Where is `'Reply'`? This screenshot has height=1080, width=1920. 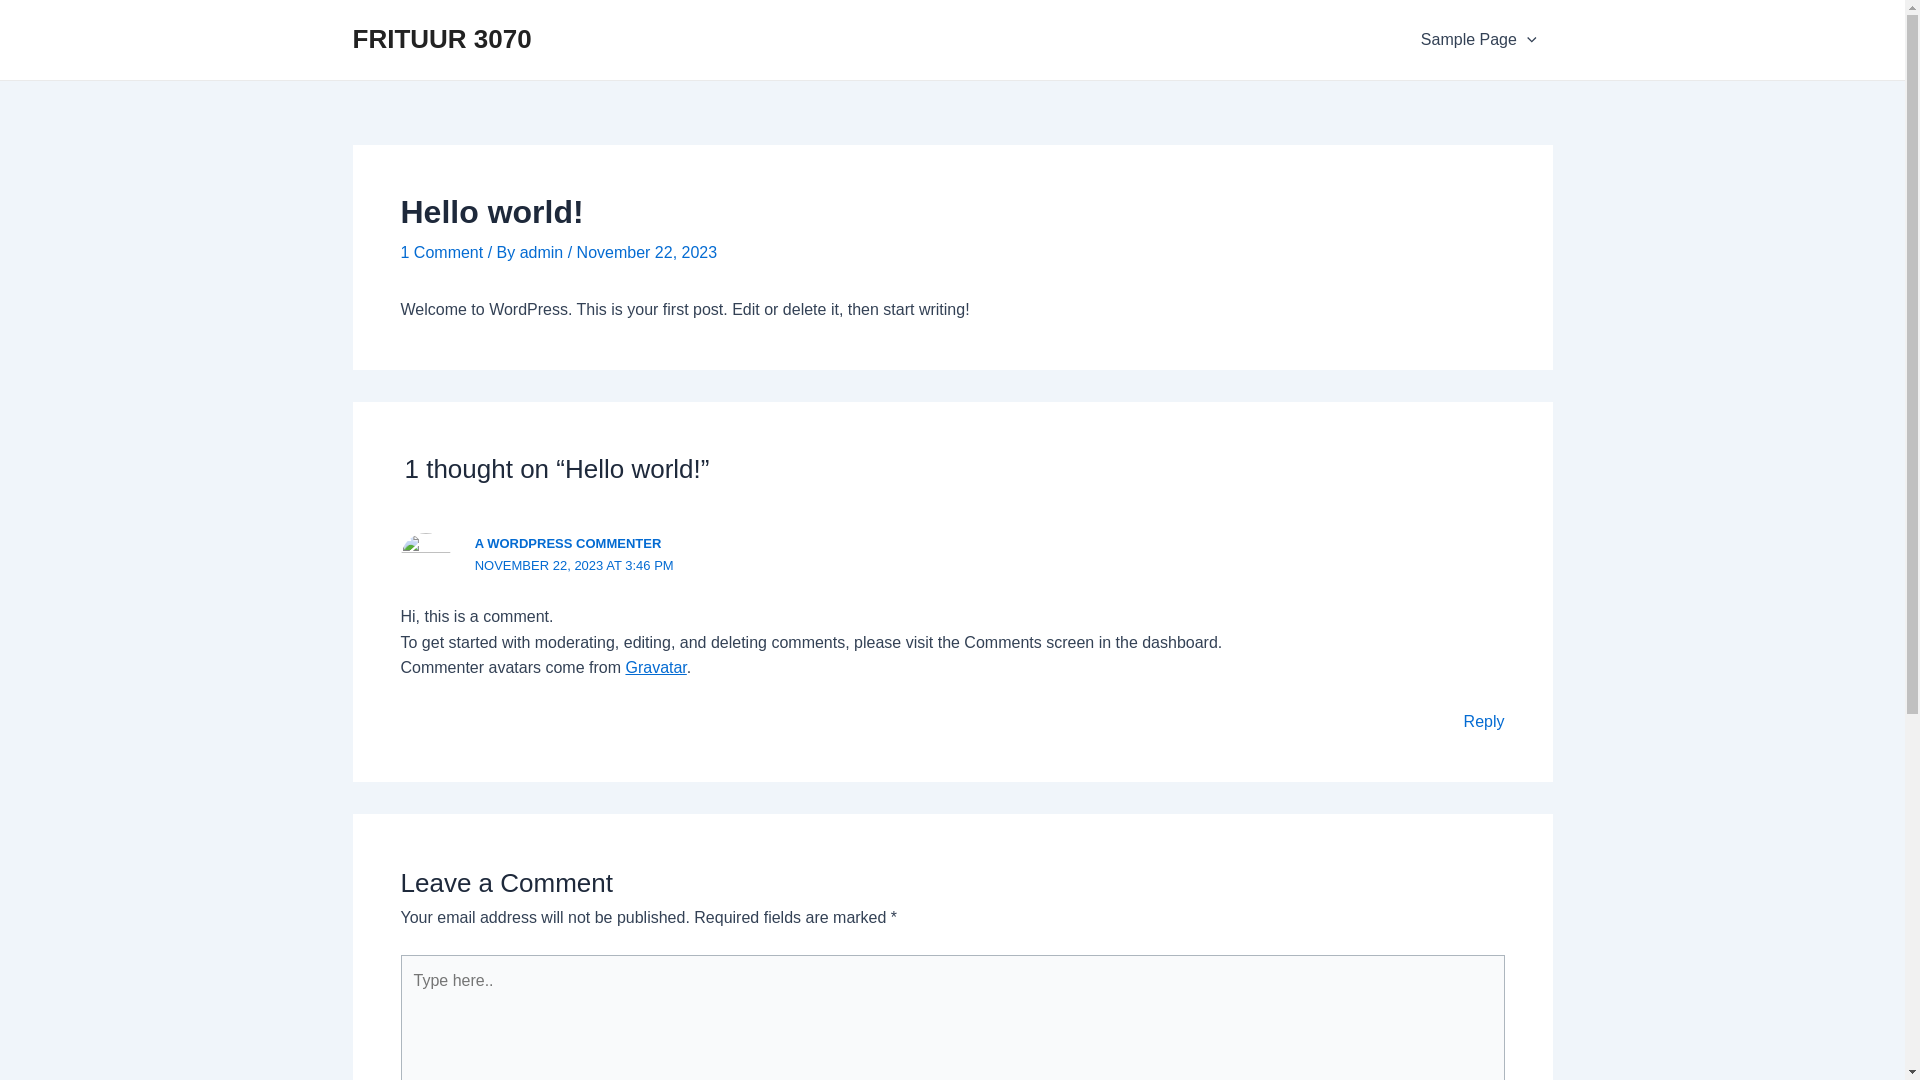 'Reply' is located at coordinates (1484, 721).